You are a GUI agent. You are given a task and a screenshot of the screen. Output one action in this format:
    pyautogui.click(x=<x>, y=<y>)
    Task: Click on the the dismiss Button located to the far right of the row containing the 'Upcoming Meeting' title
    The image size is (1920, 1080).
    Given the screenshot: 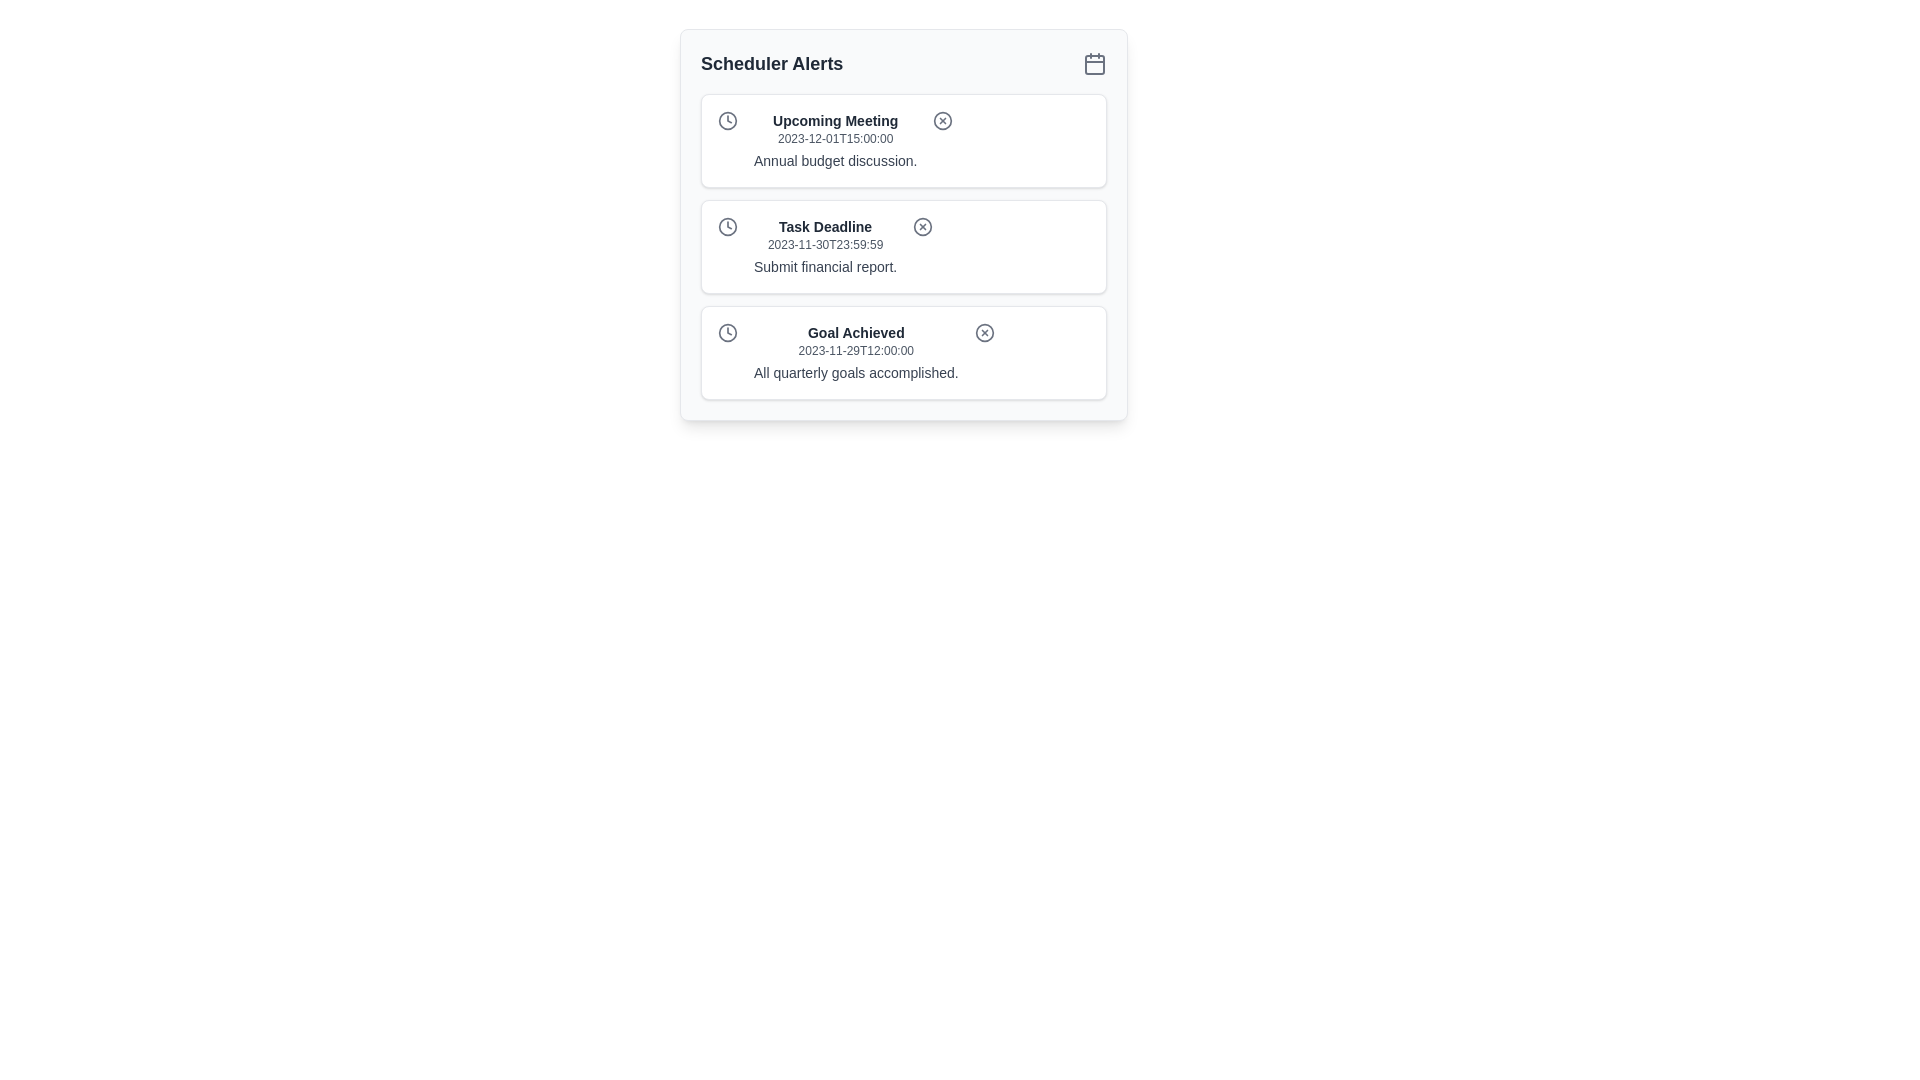 What is the action you would take?
    pyautogui.click(x=942, y=120)
    